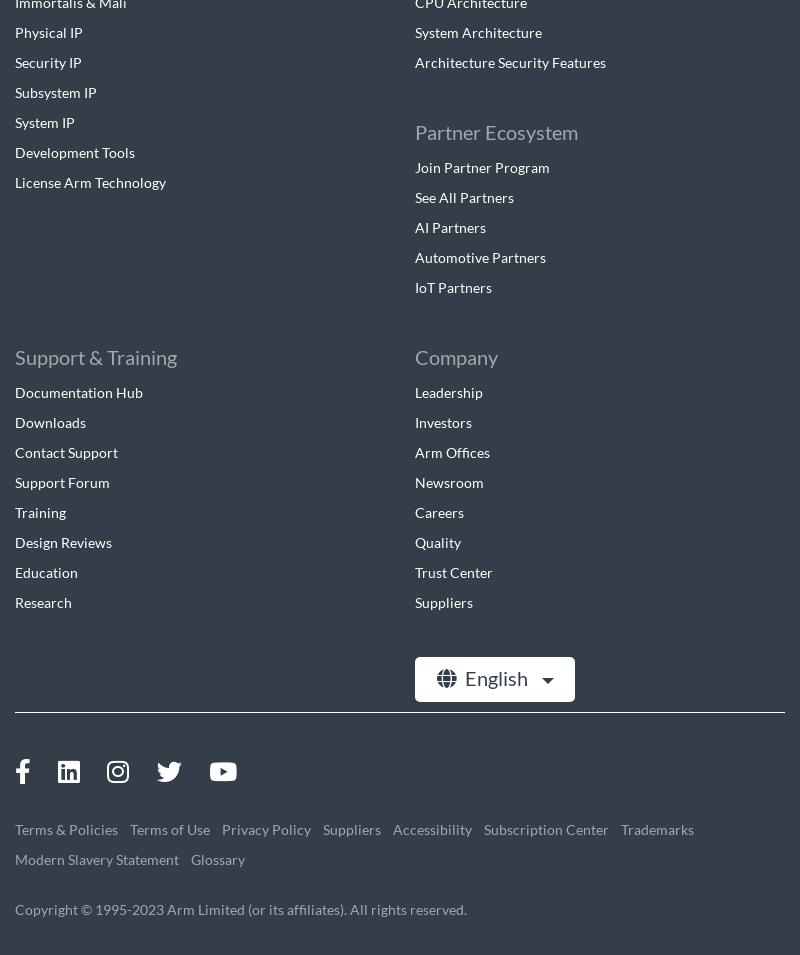 The width and height of the screenshot is (800, 955). Describe the element at coordinates (44, 120) in the screenshot. I see `'System IP'` at that location.